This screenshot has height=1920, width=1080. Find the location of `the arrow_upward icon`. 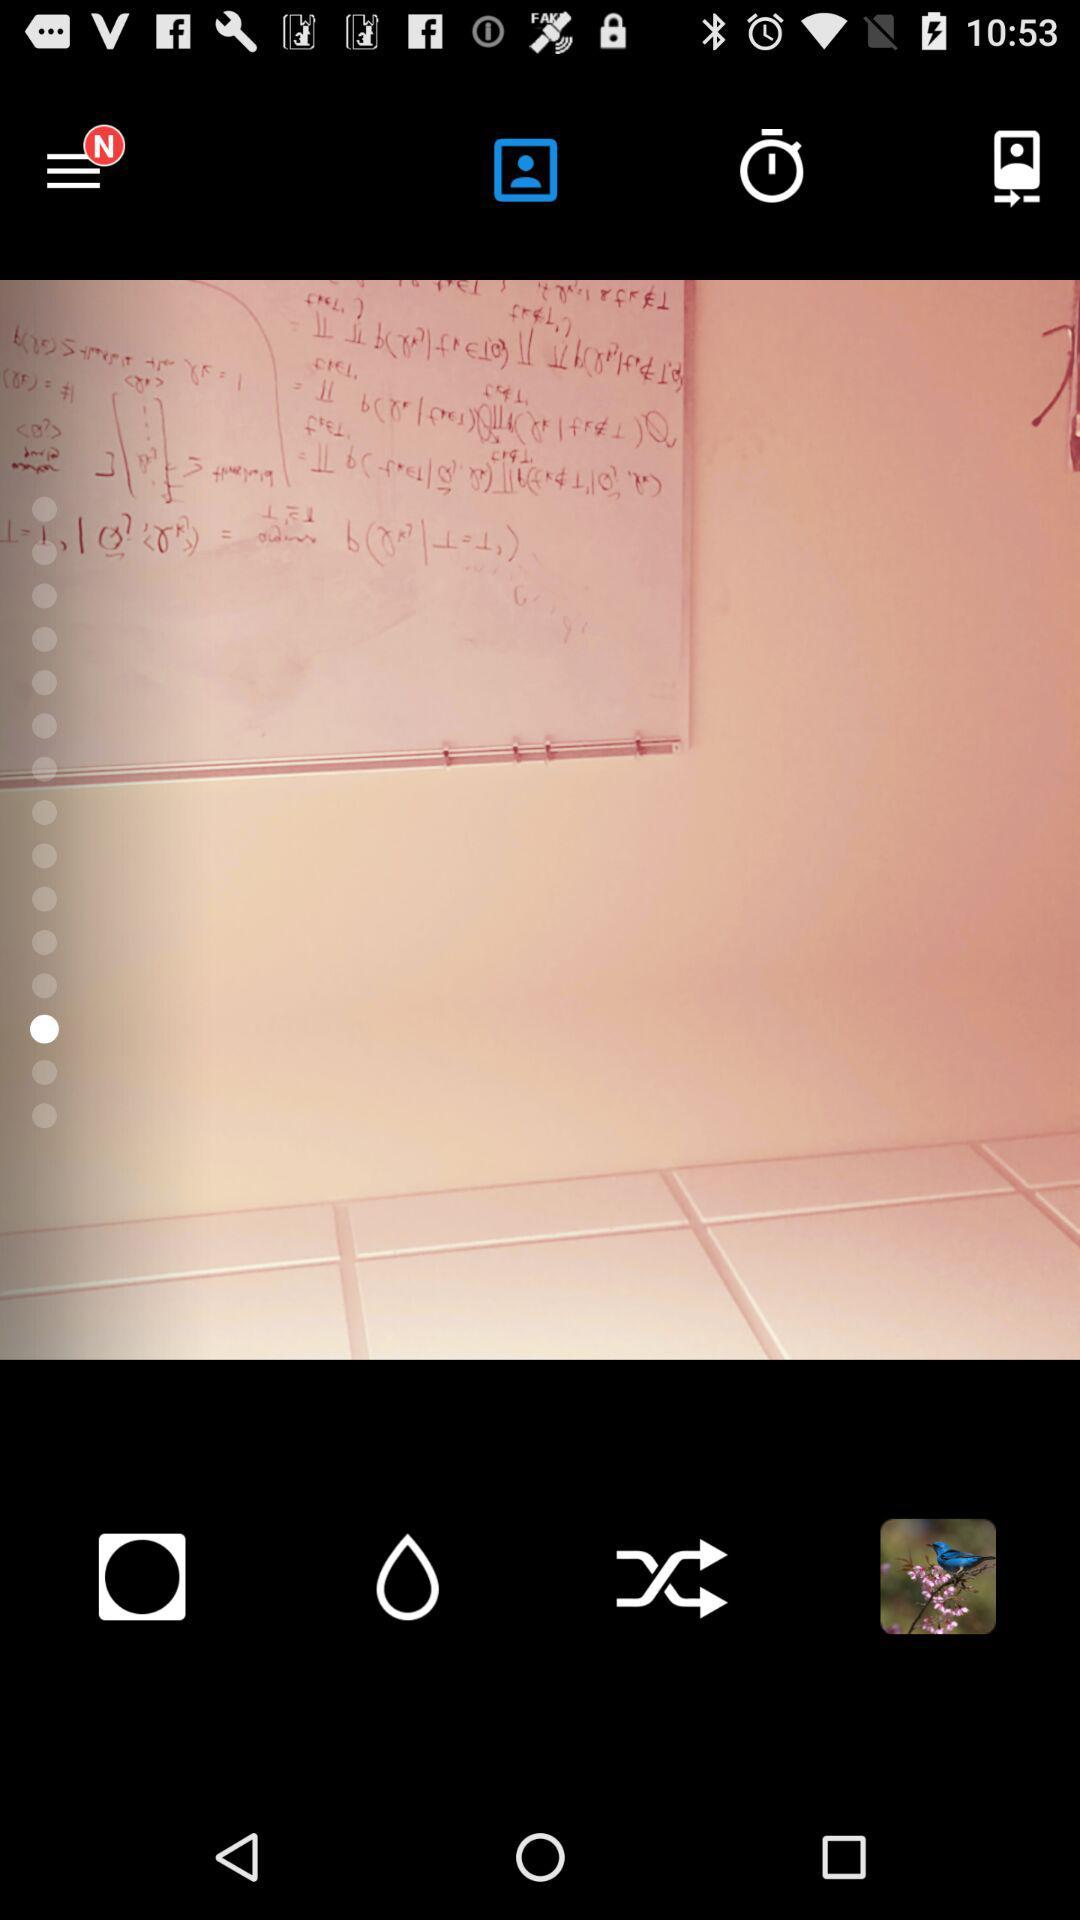

the arrow_upward icon is located at coordinates (406, 1686).